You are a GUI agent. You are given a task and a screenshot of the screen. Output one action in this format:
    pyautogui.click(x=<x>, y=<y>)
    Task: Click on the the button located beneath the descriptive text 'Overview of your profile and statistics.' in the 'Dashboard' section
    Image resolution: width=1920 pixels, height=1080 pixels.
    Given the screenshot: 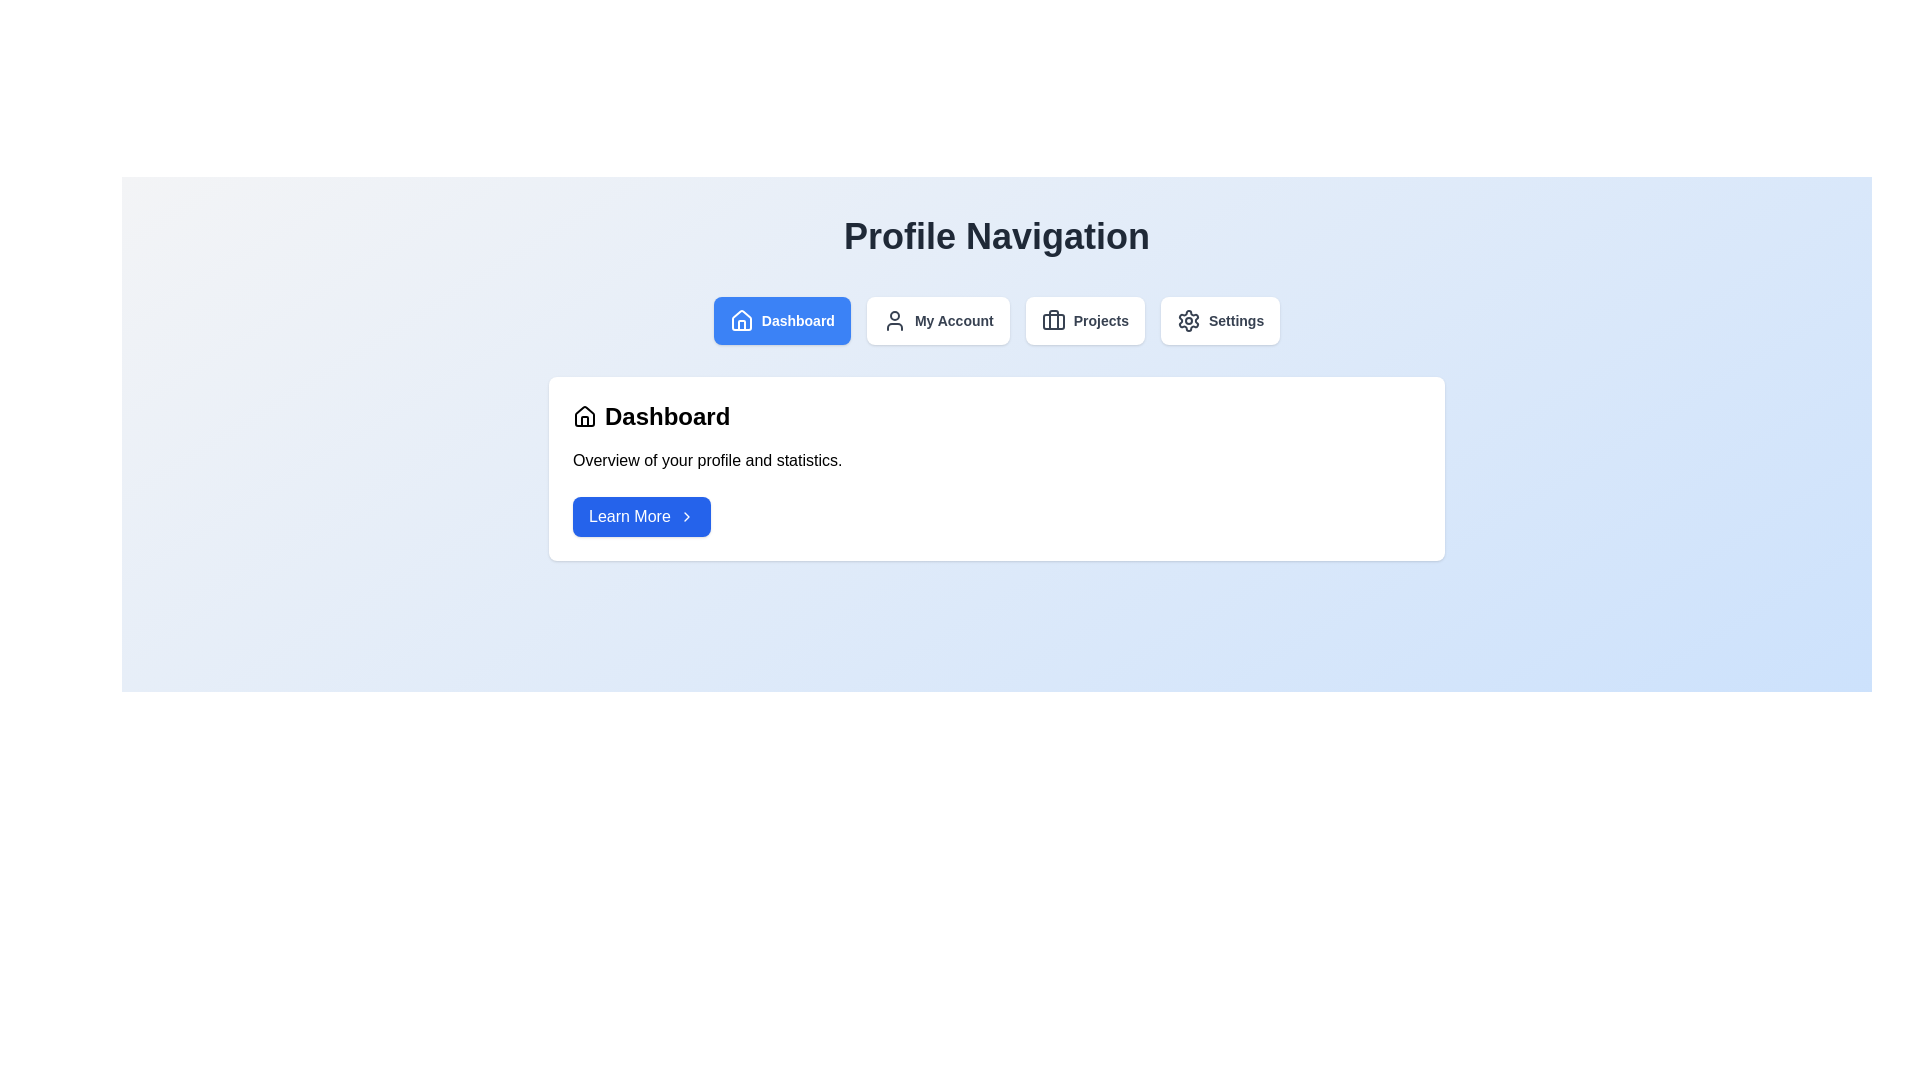 What is the action you would take?
    pyautogui.click(x=641, y=515)
    